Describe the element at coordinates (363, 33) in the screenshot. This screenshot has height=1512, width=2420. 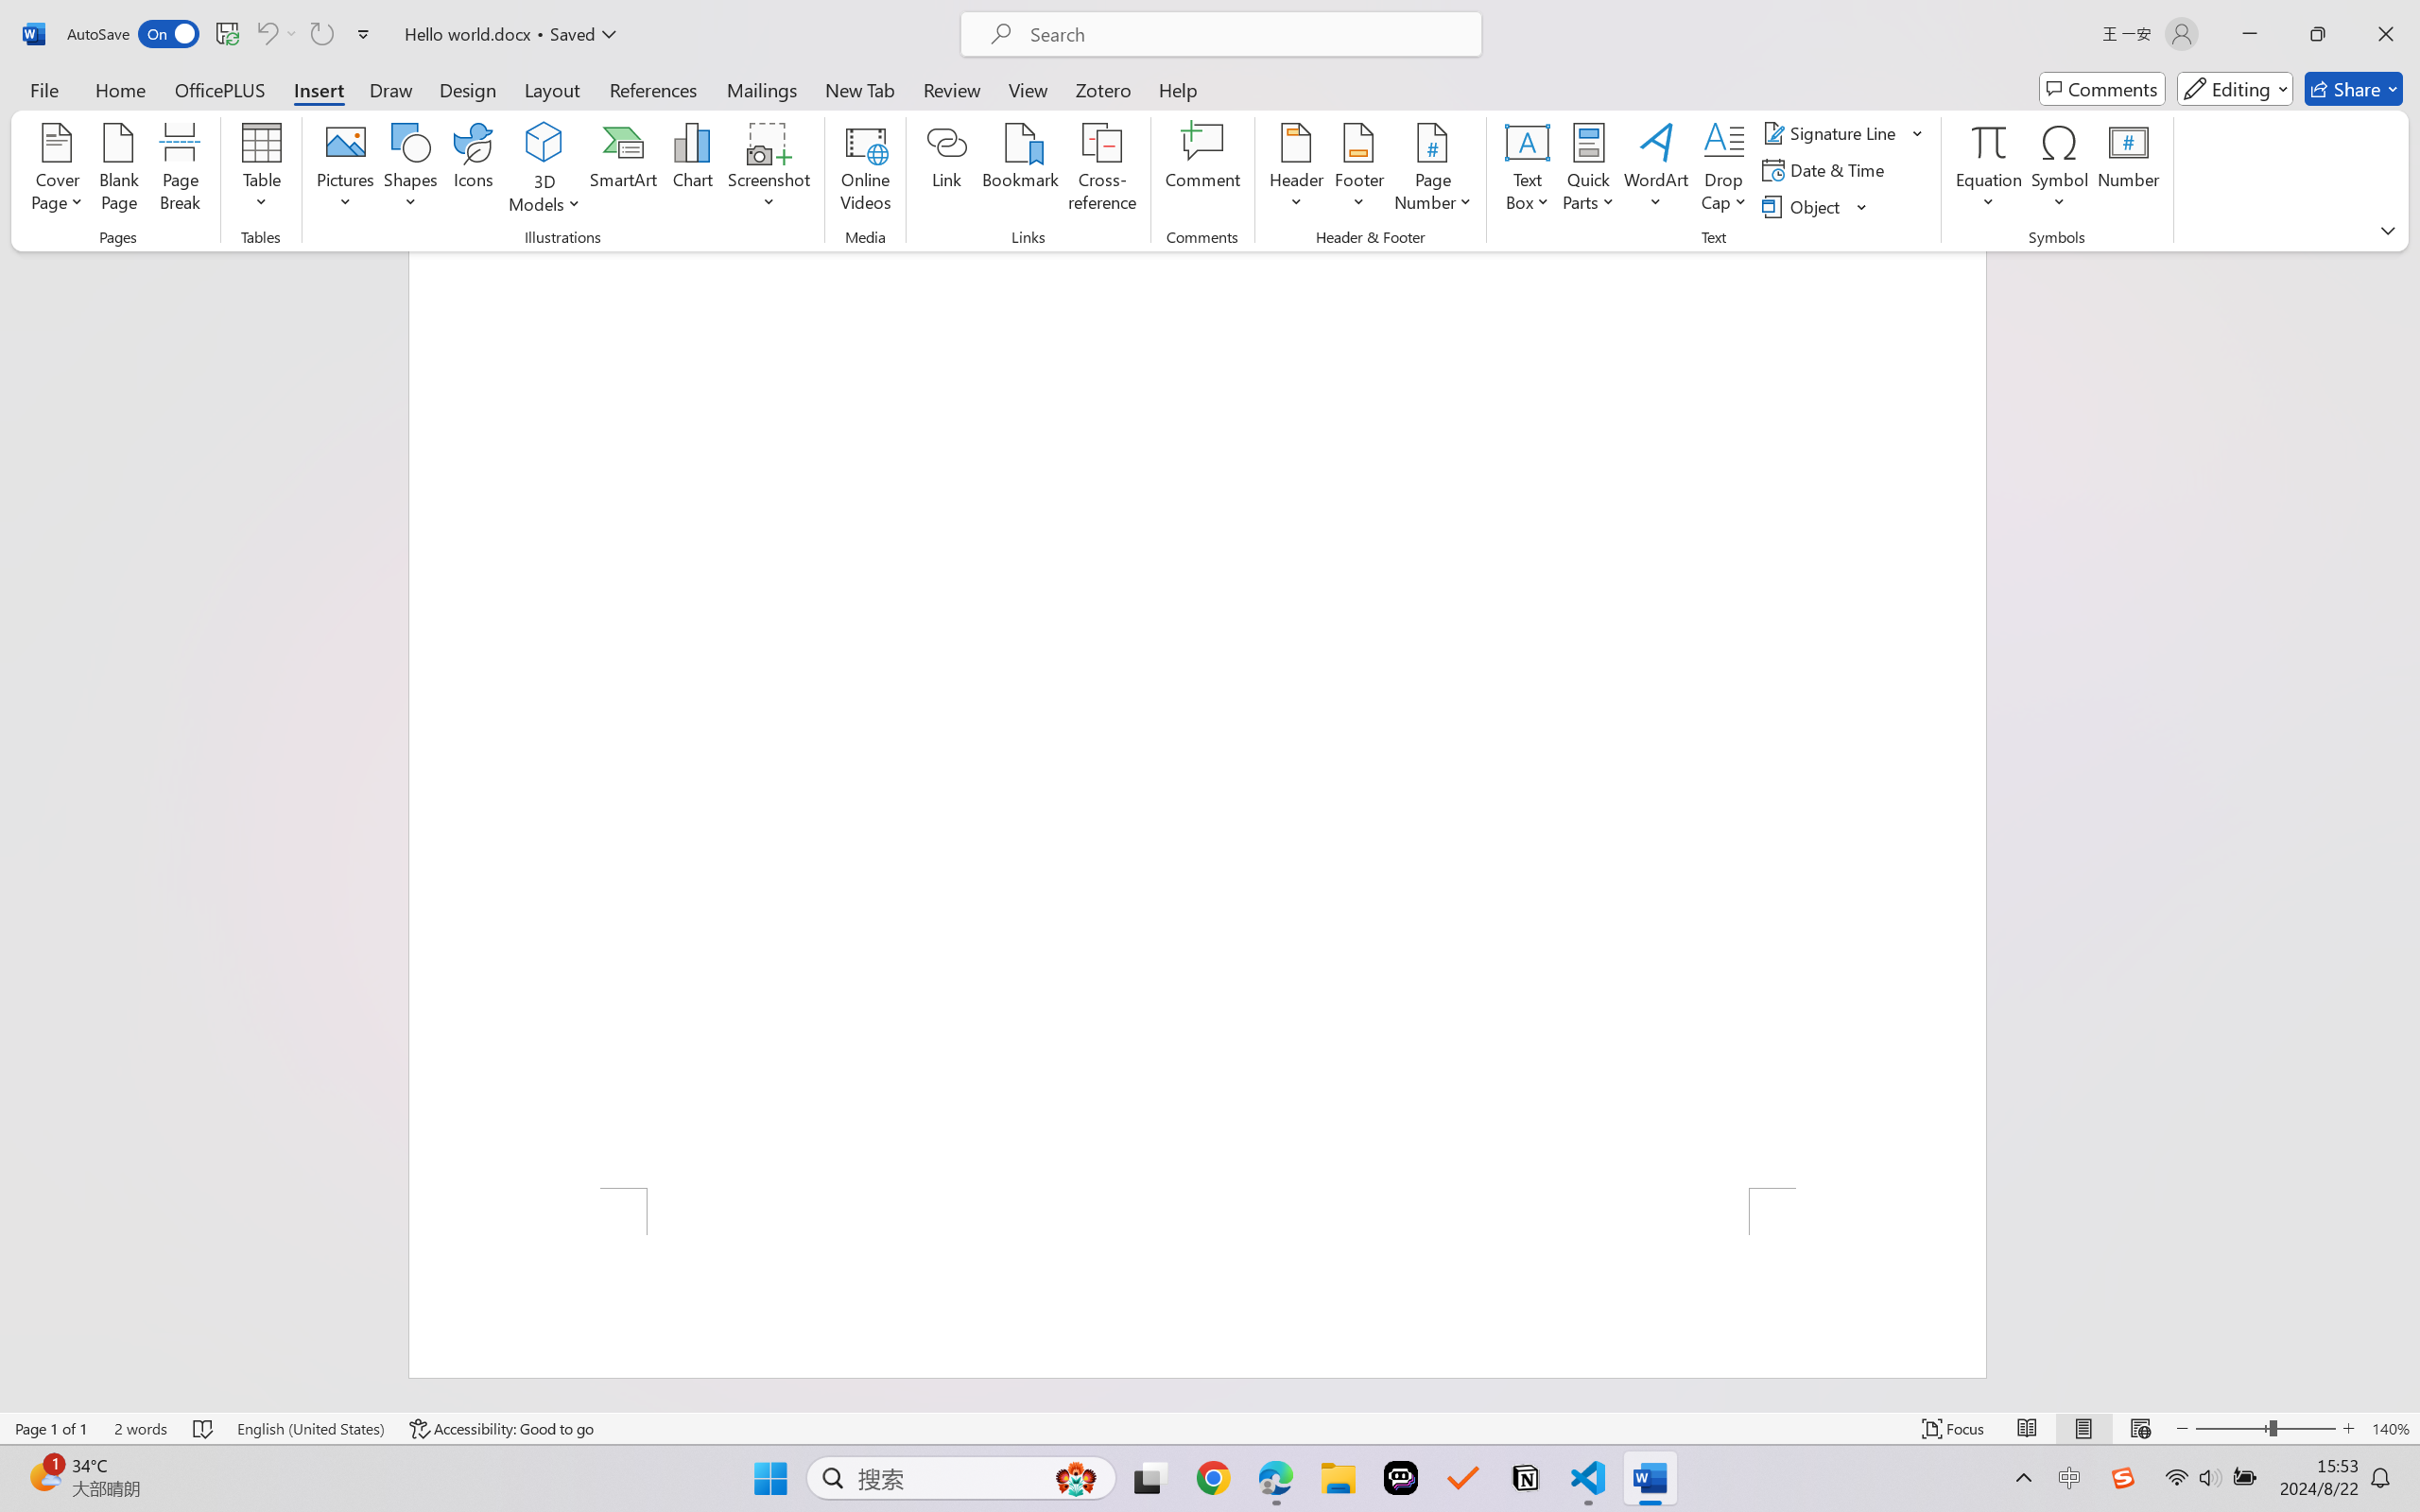
I see `'Customize Quick Access Toolbar'` at that location.